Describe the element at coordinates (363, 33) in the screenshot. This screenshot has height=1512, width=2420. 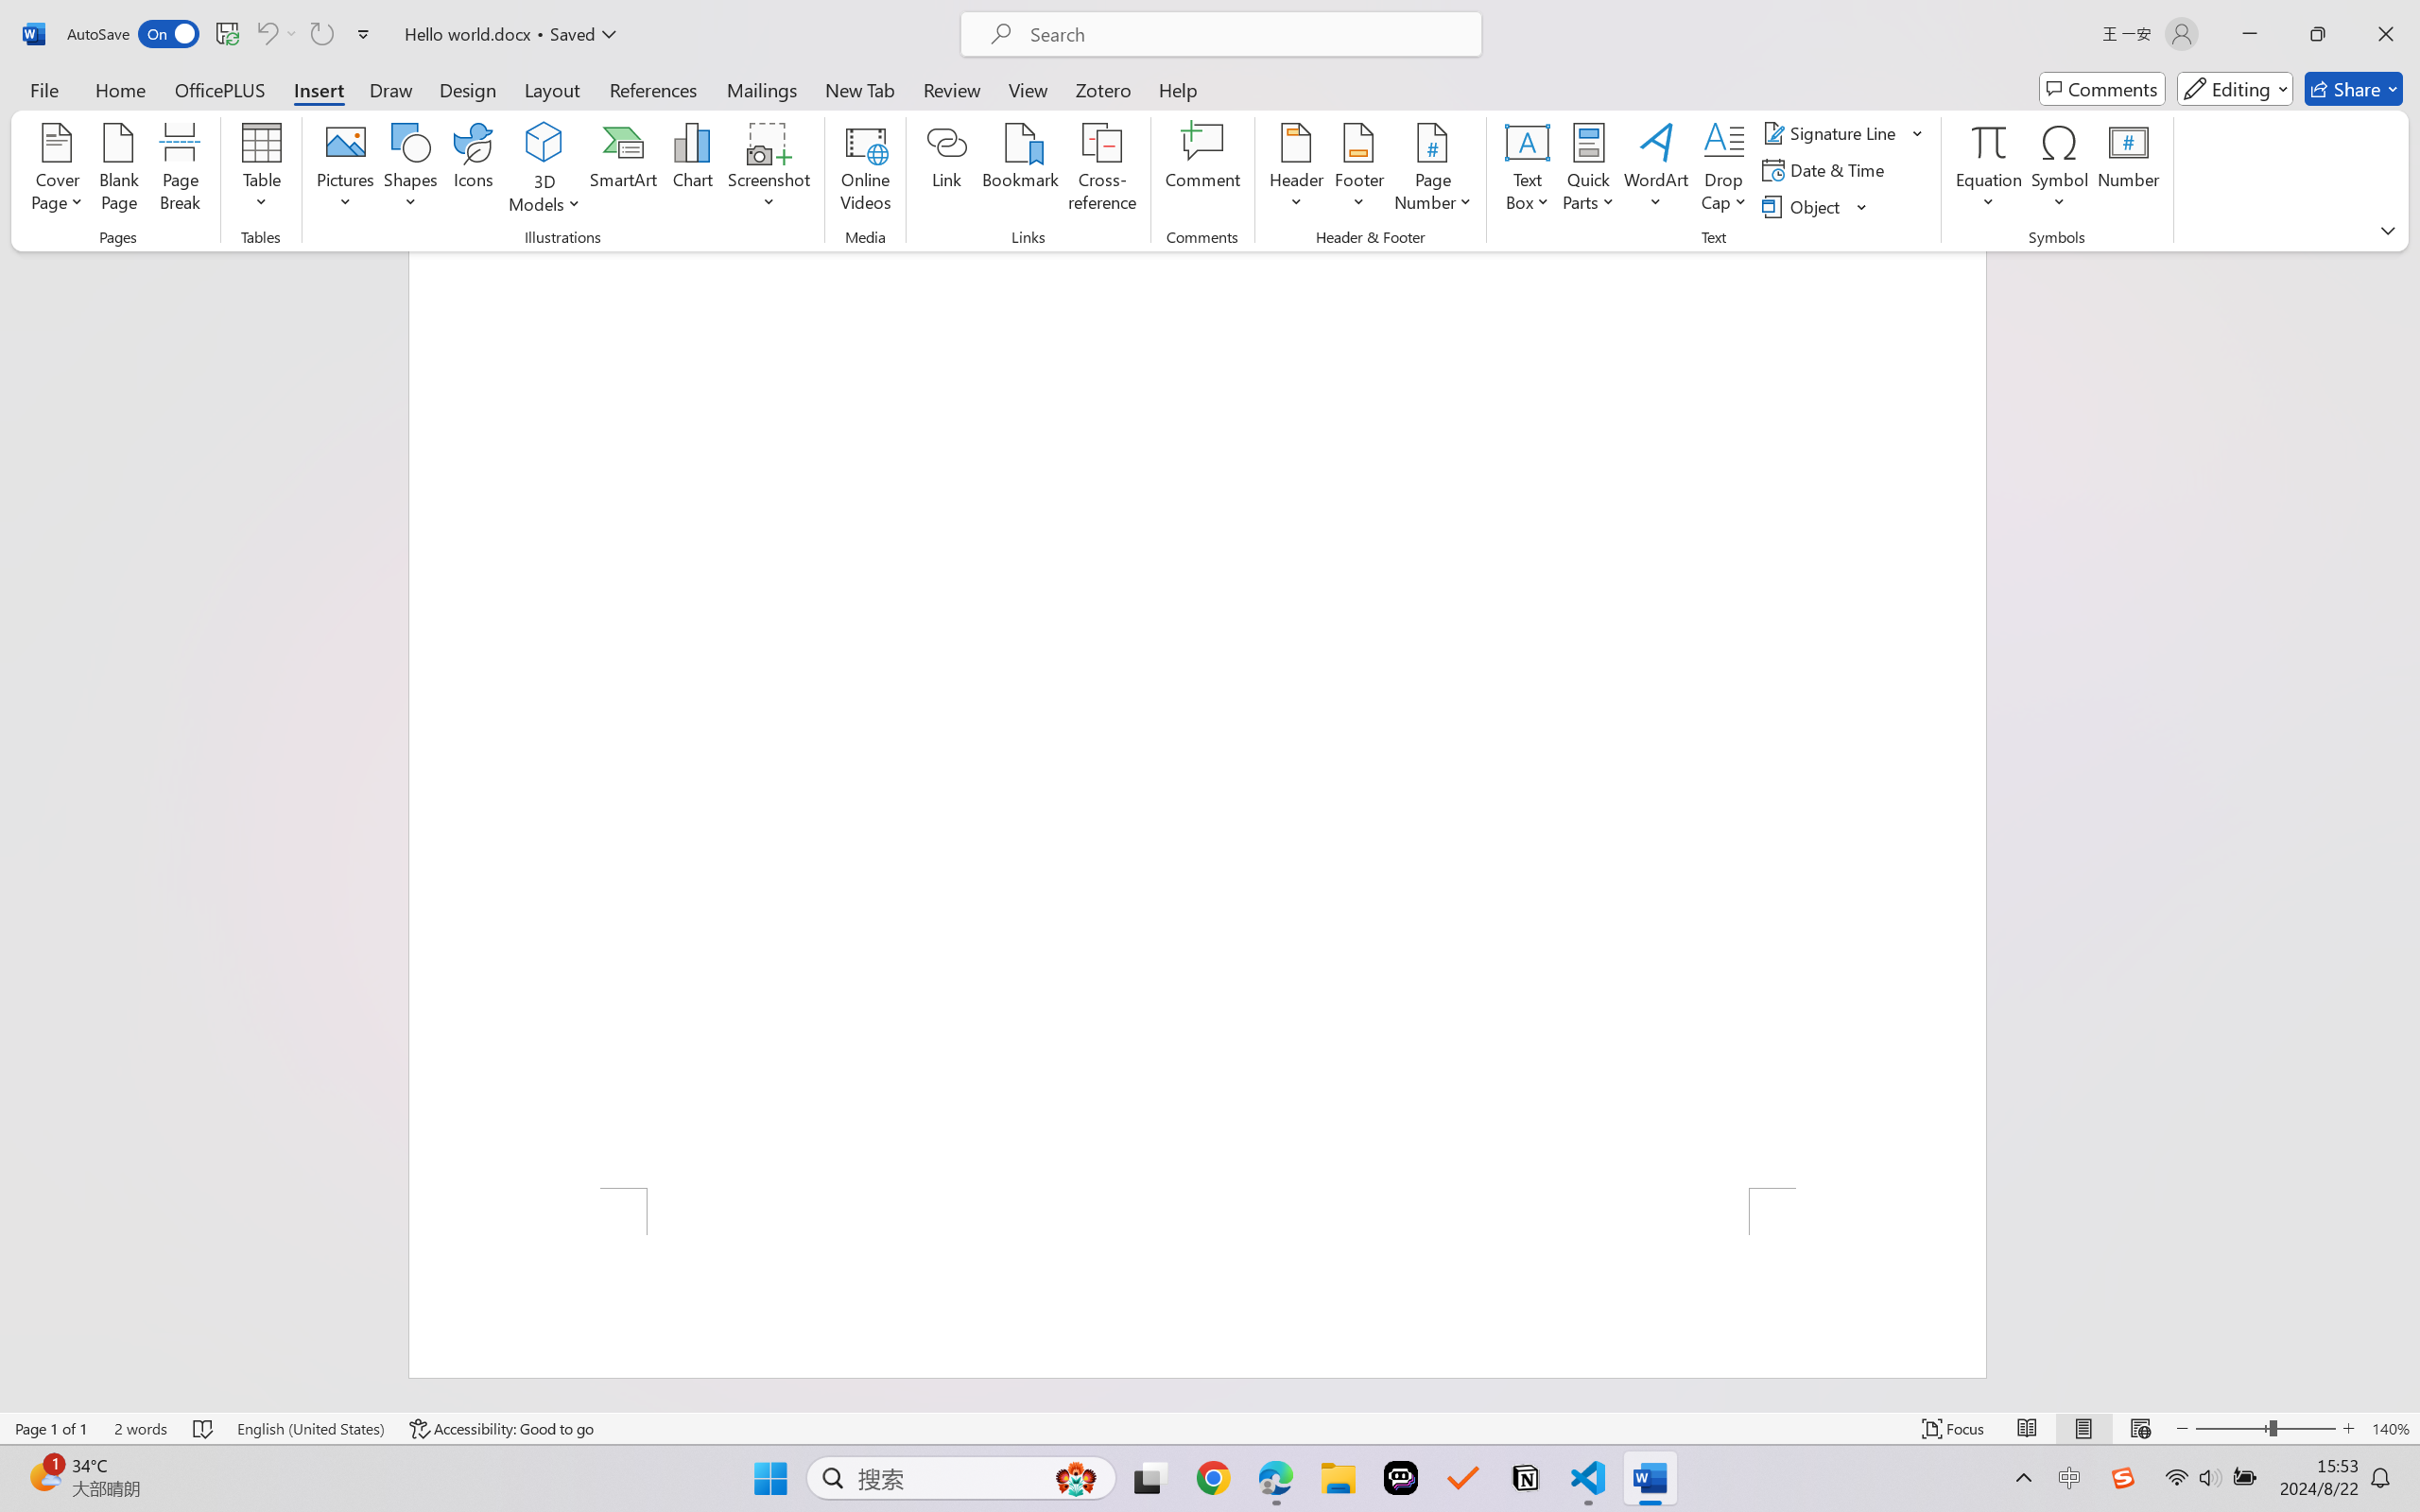
I see `'Customize Quick Access Toolbar'` at that location.